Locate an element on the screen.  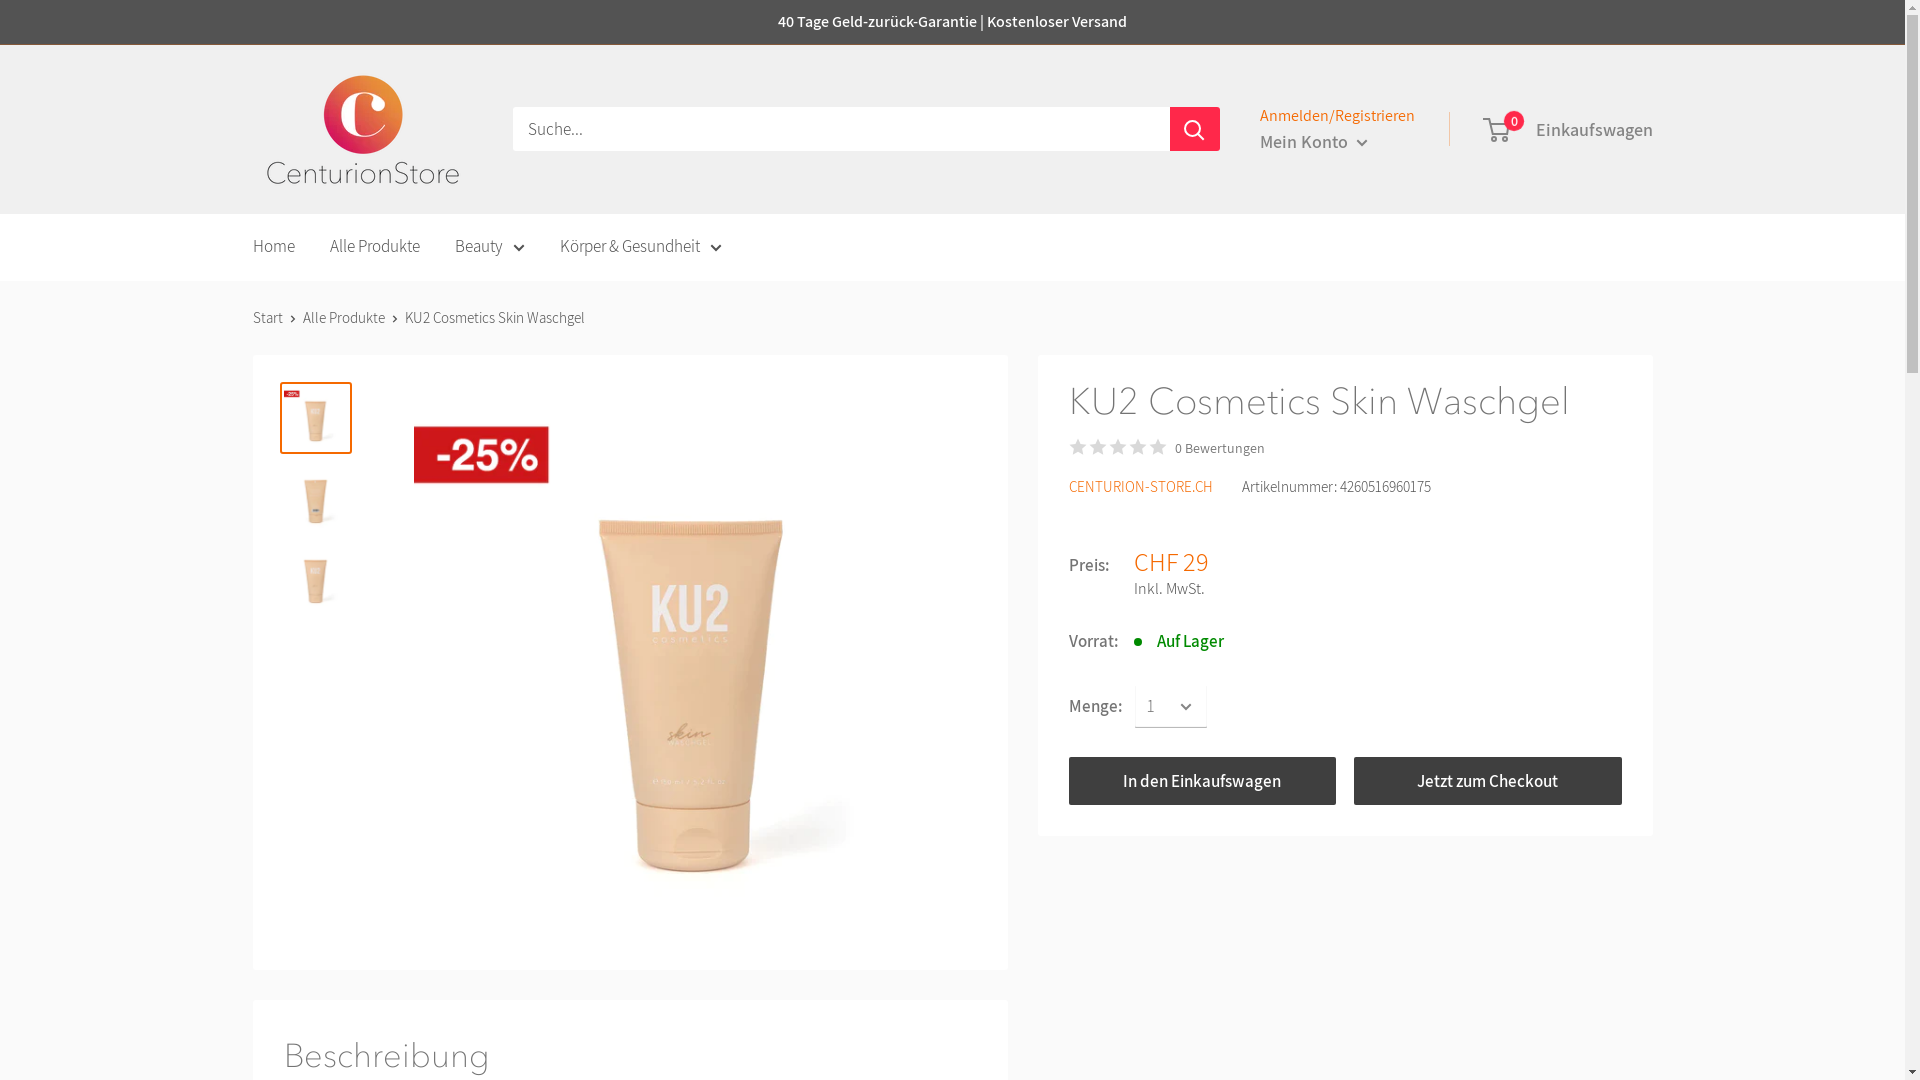
'Start' is located at coordinates (266, 316).